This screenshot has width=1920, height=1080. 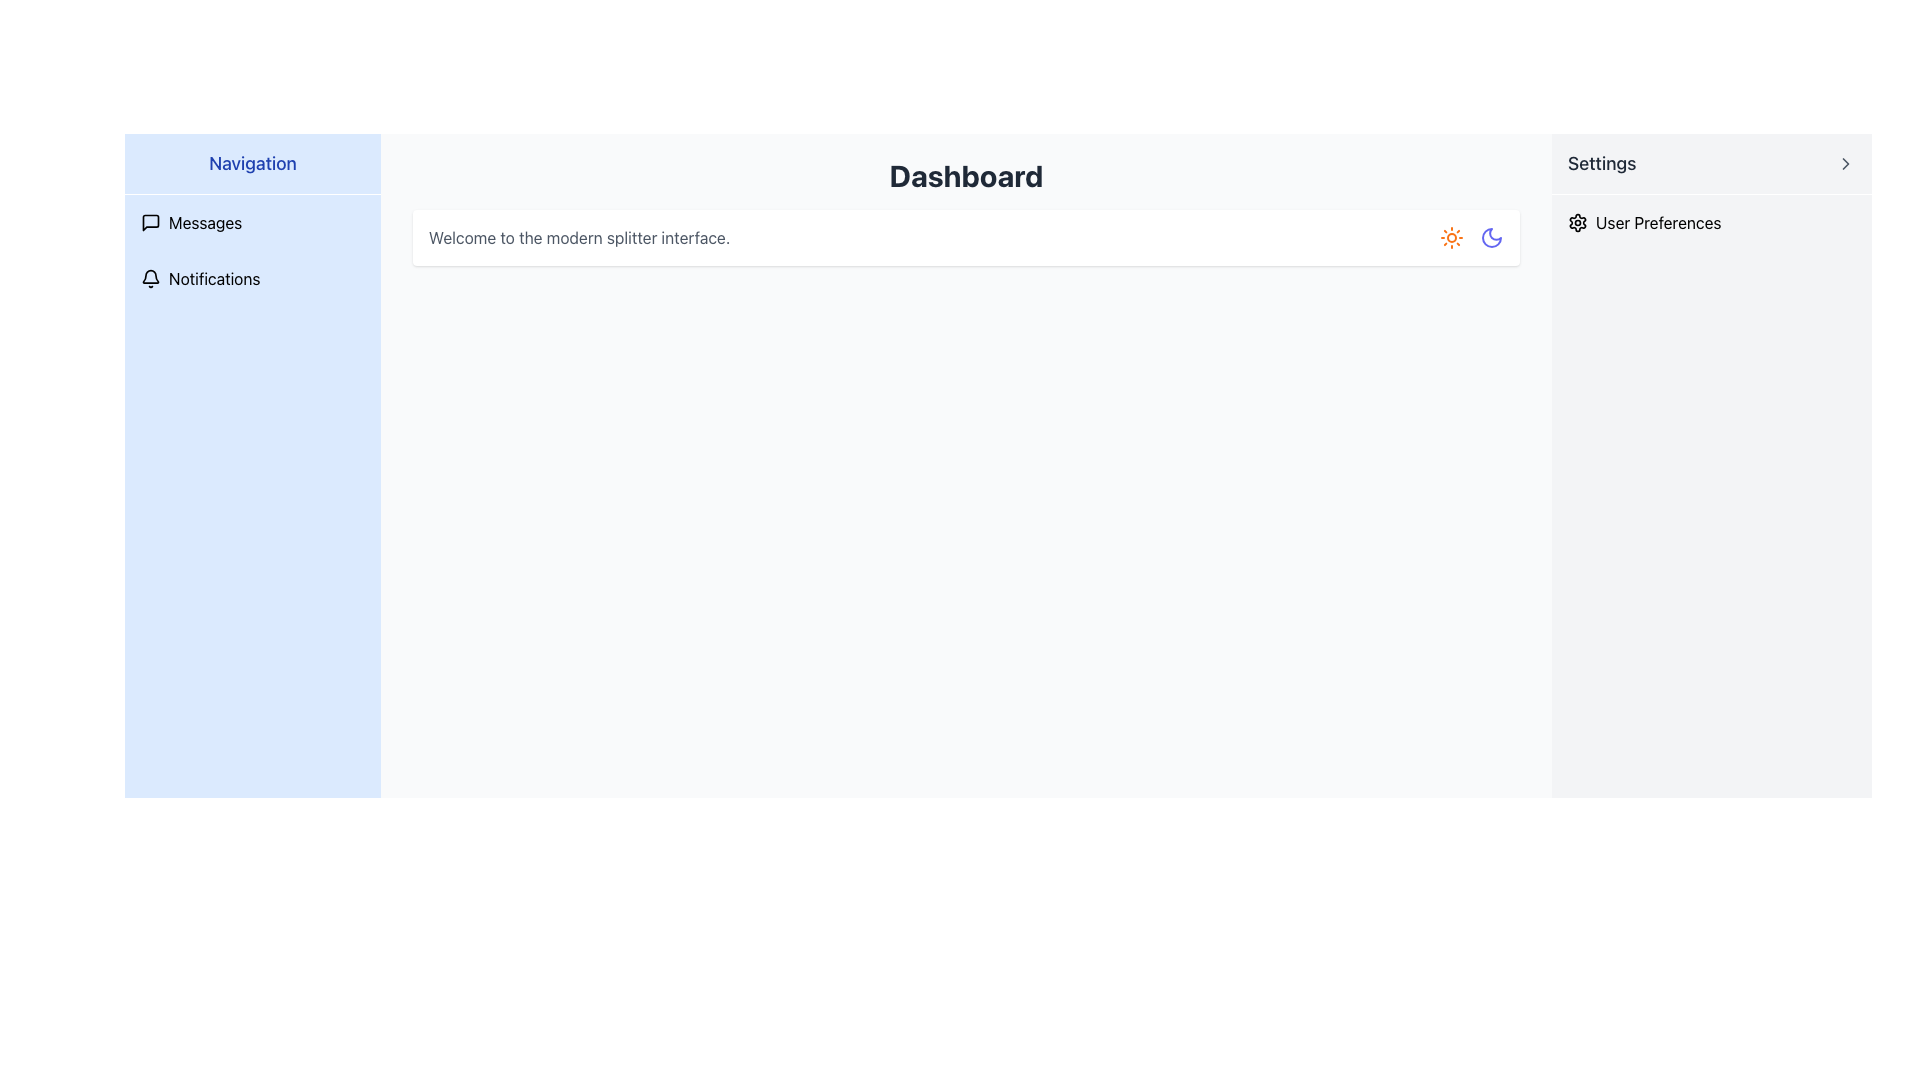 I want to click on the small bell icon with a minimalist design located in the left-side navigation panel, so click(x=149, y=278).